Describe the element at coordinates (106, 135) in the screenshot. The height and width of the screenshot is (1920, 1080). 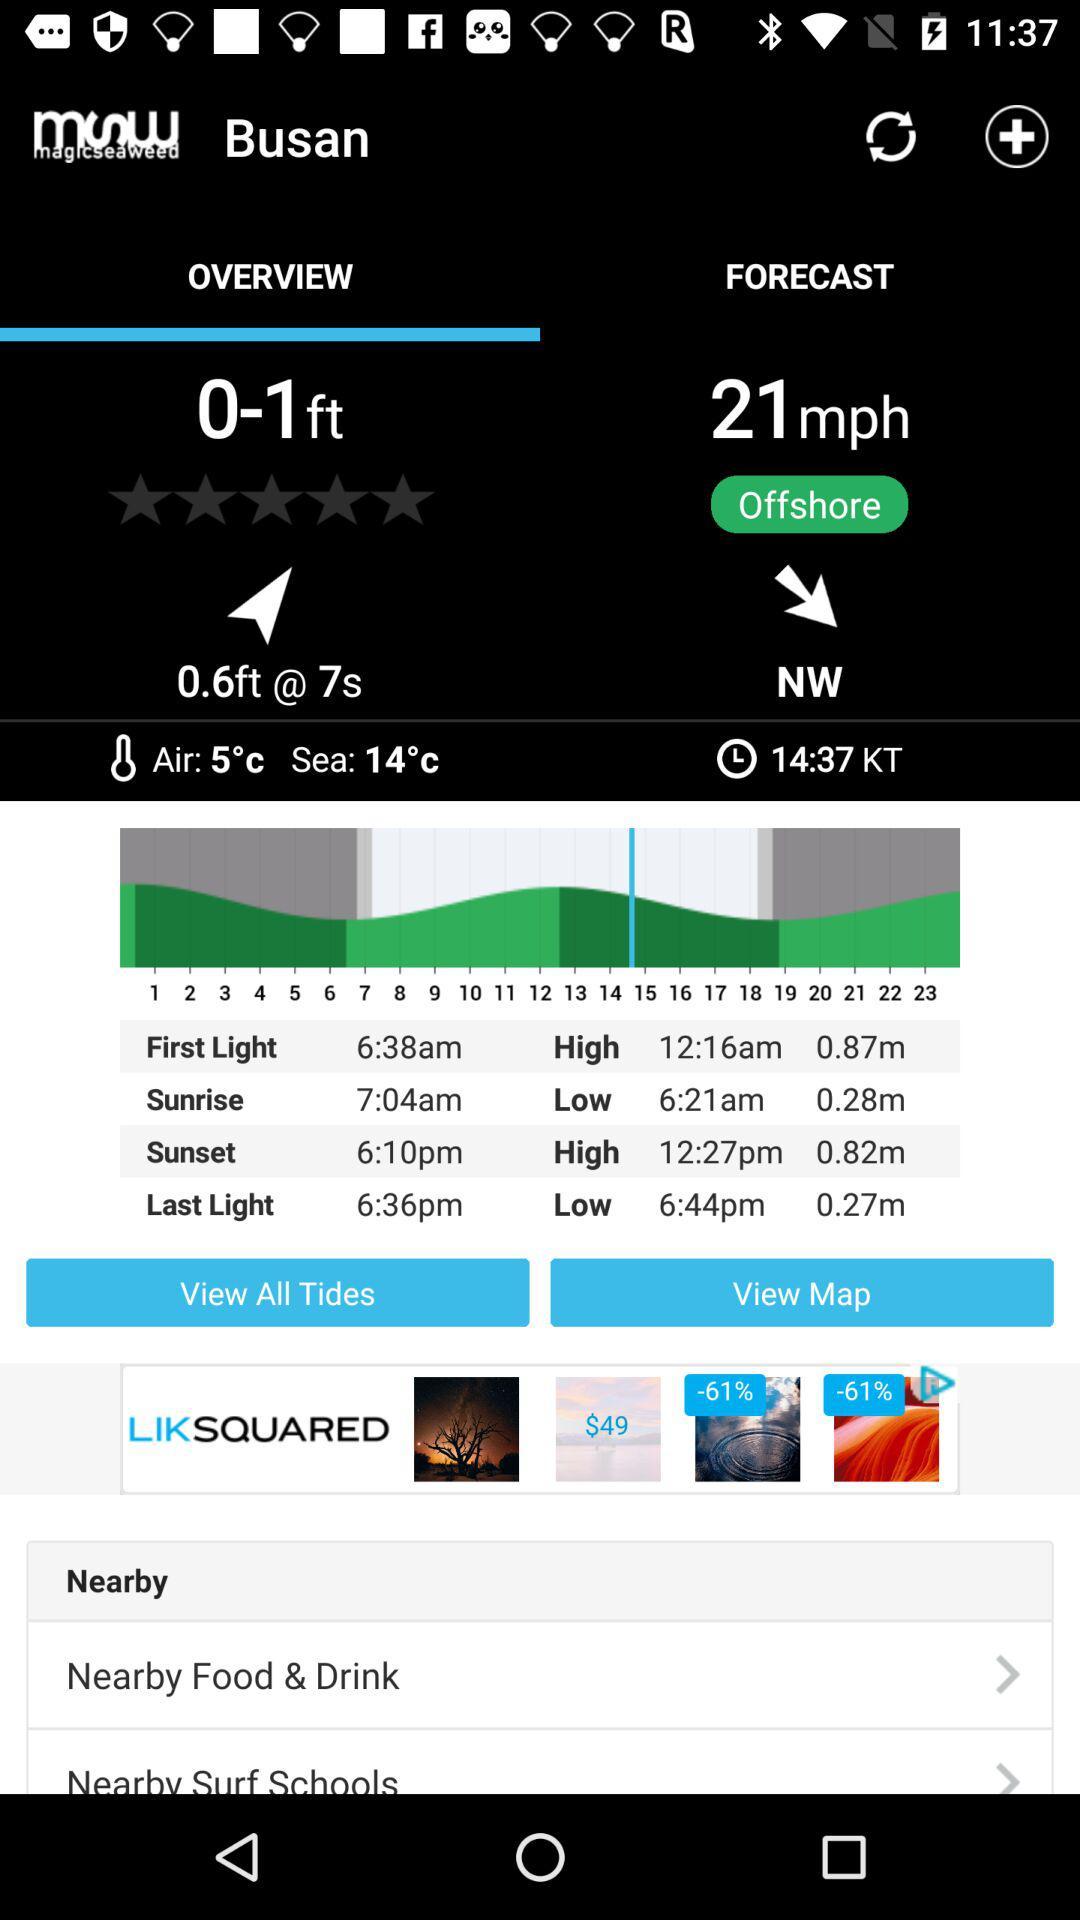
I see `the item next to the busan` at that location.